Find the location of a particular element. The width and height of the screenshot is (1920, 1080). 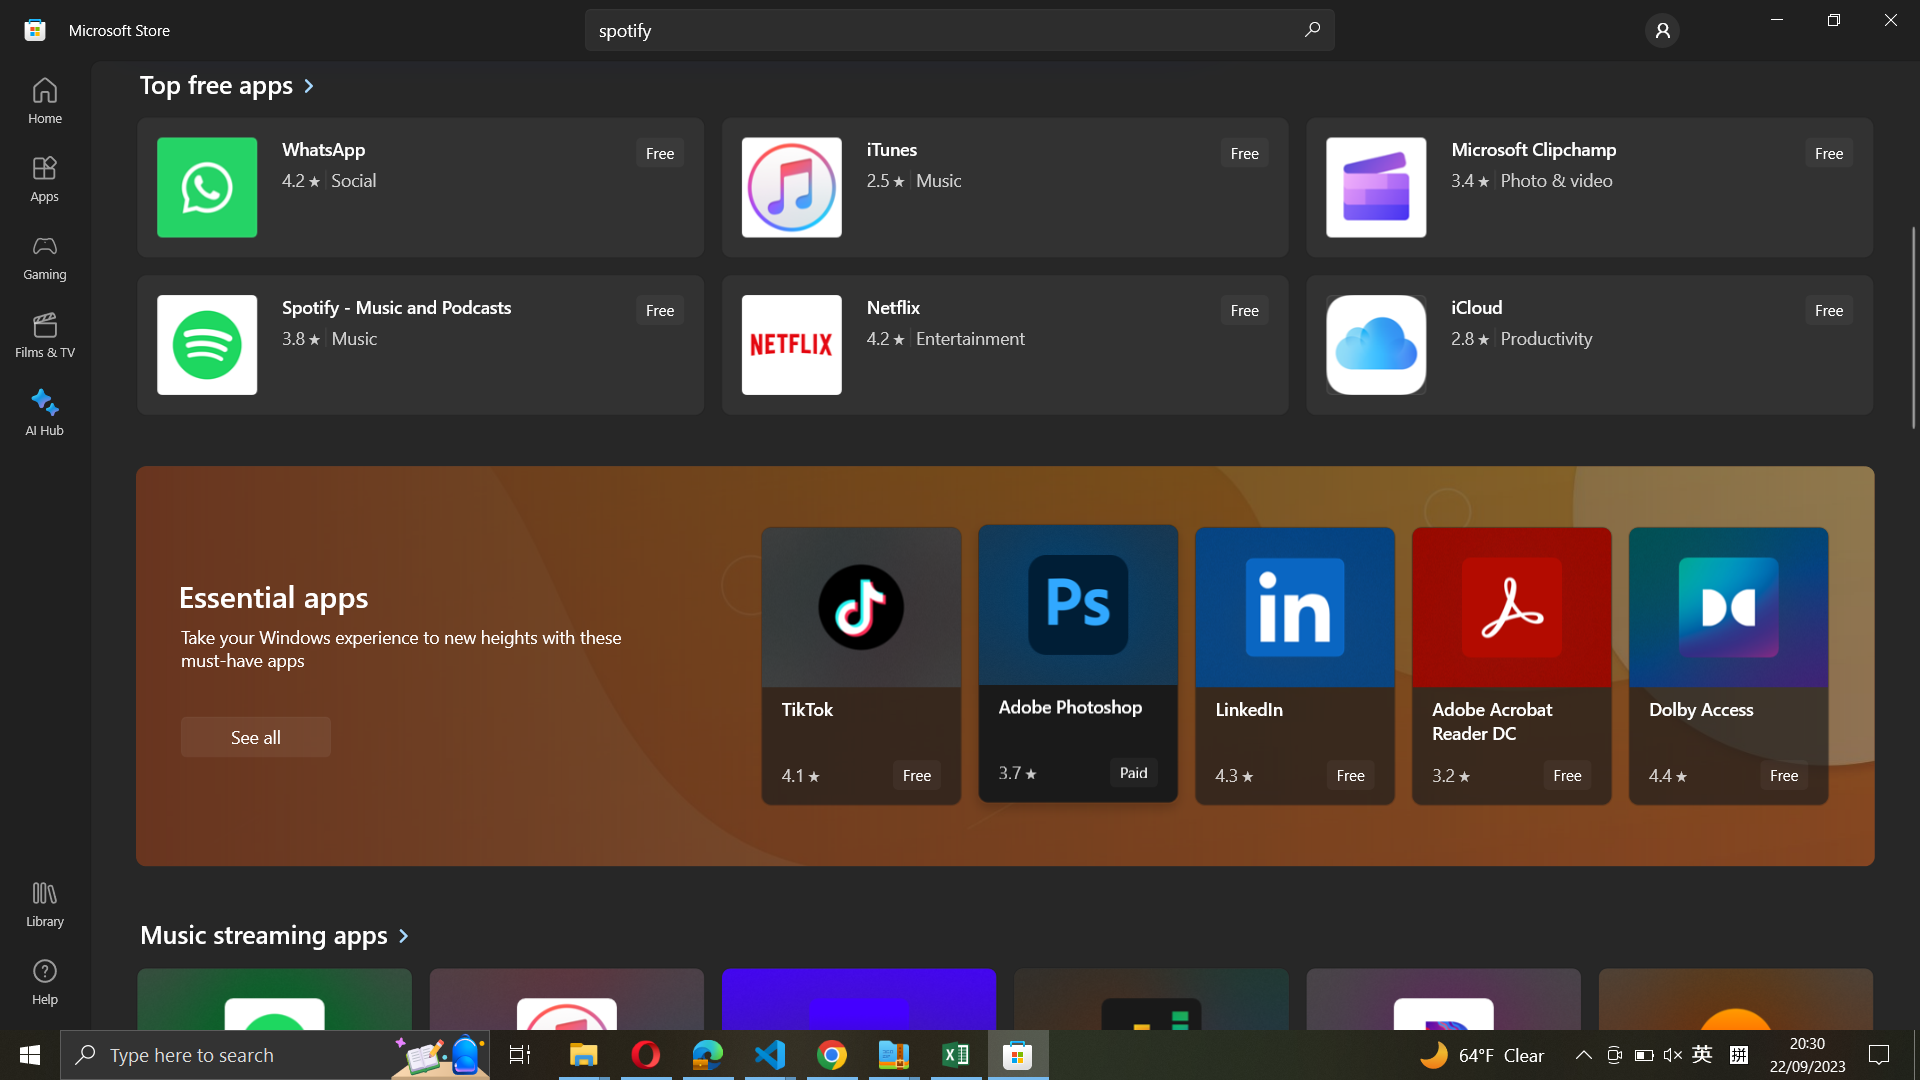

Adobe Acrobat Reader DC program is located at coordinates (1513, 666).